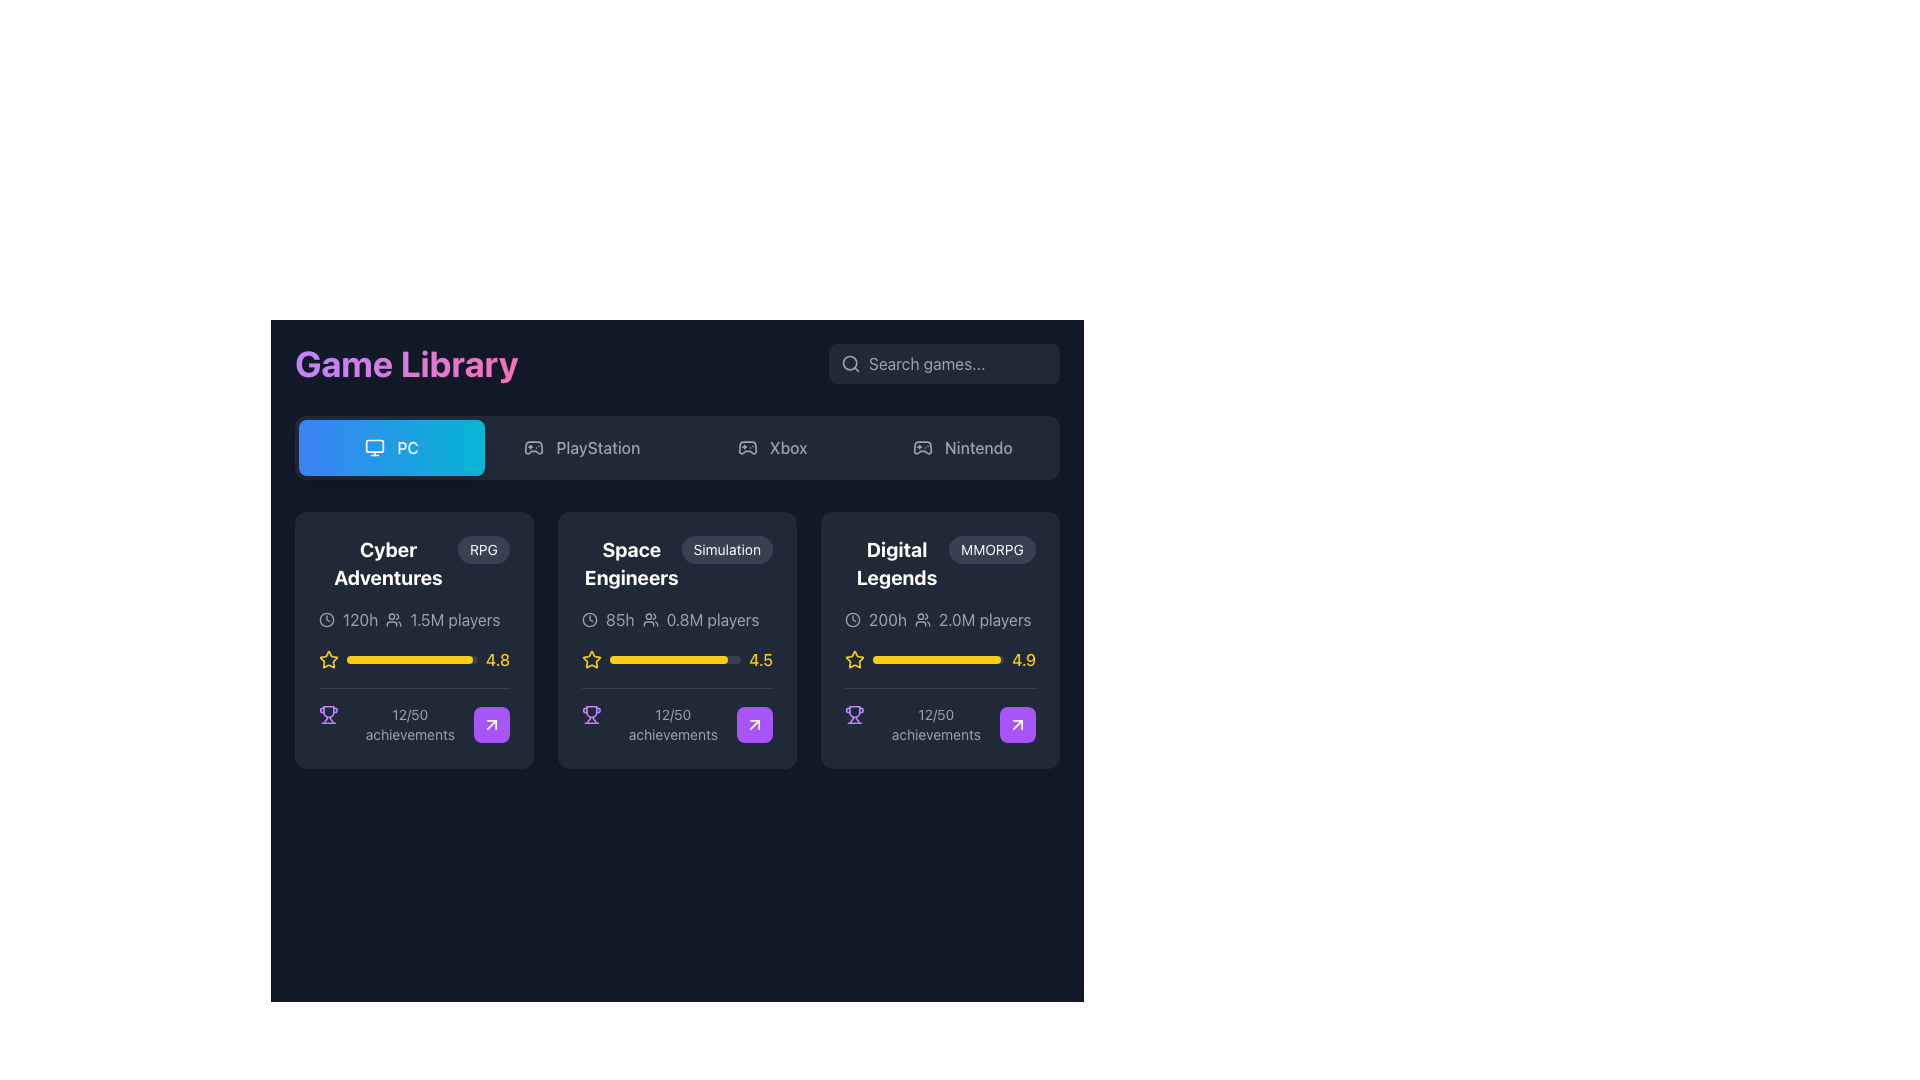 The width and height of the screenshot is (1920, 1080). Describe the element at coordinates (407, 446) in the screenshot. I see `'PC' text label which identifies the current platform choice in the navigation options under the 'Game Library' section` at that location.